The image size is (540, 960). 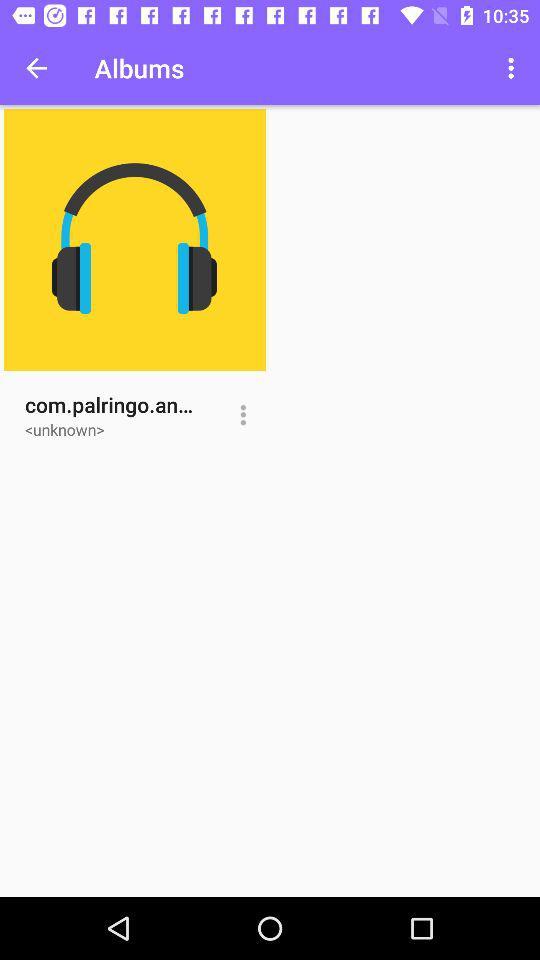 What do you see at coordinates (513, 68) in the screenshot?
I see `icon at the top right corner` at bounding box center [513, 68].